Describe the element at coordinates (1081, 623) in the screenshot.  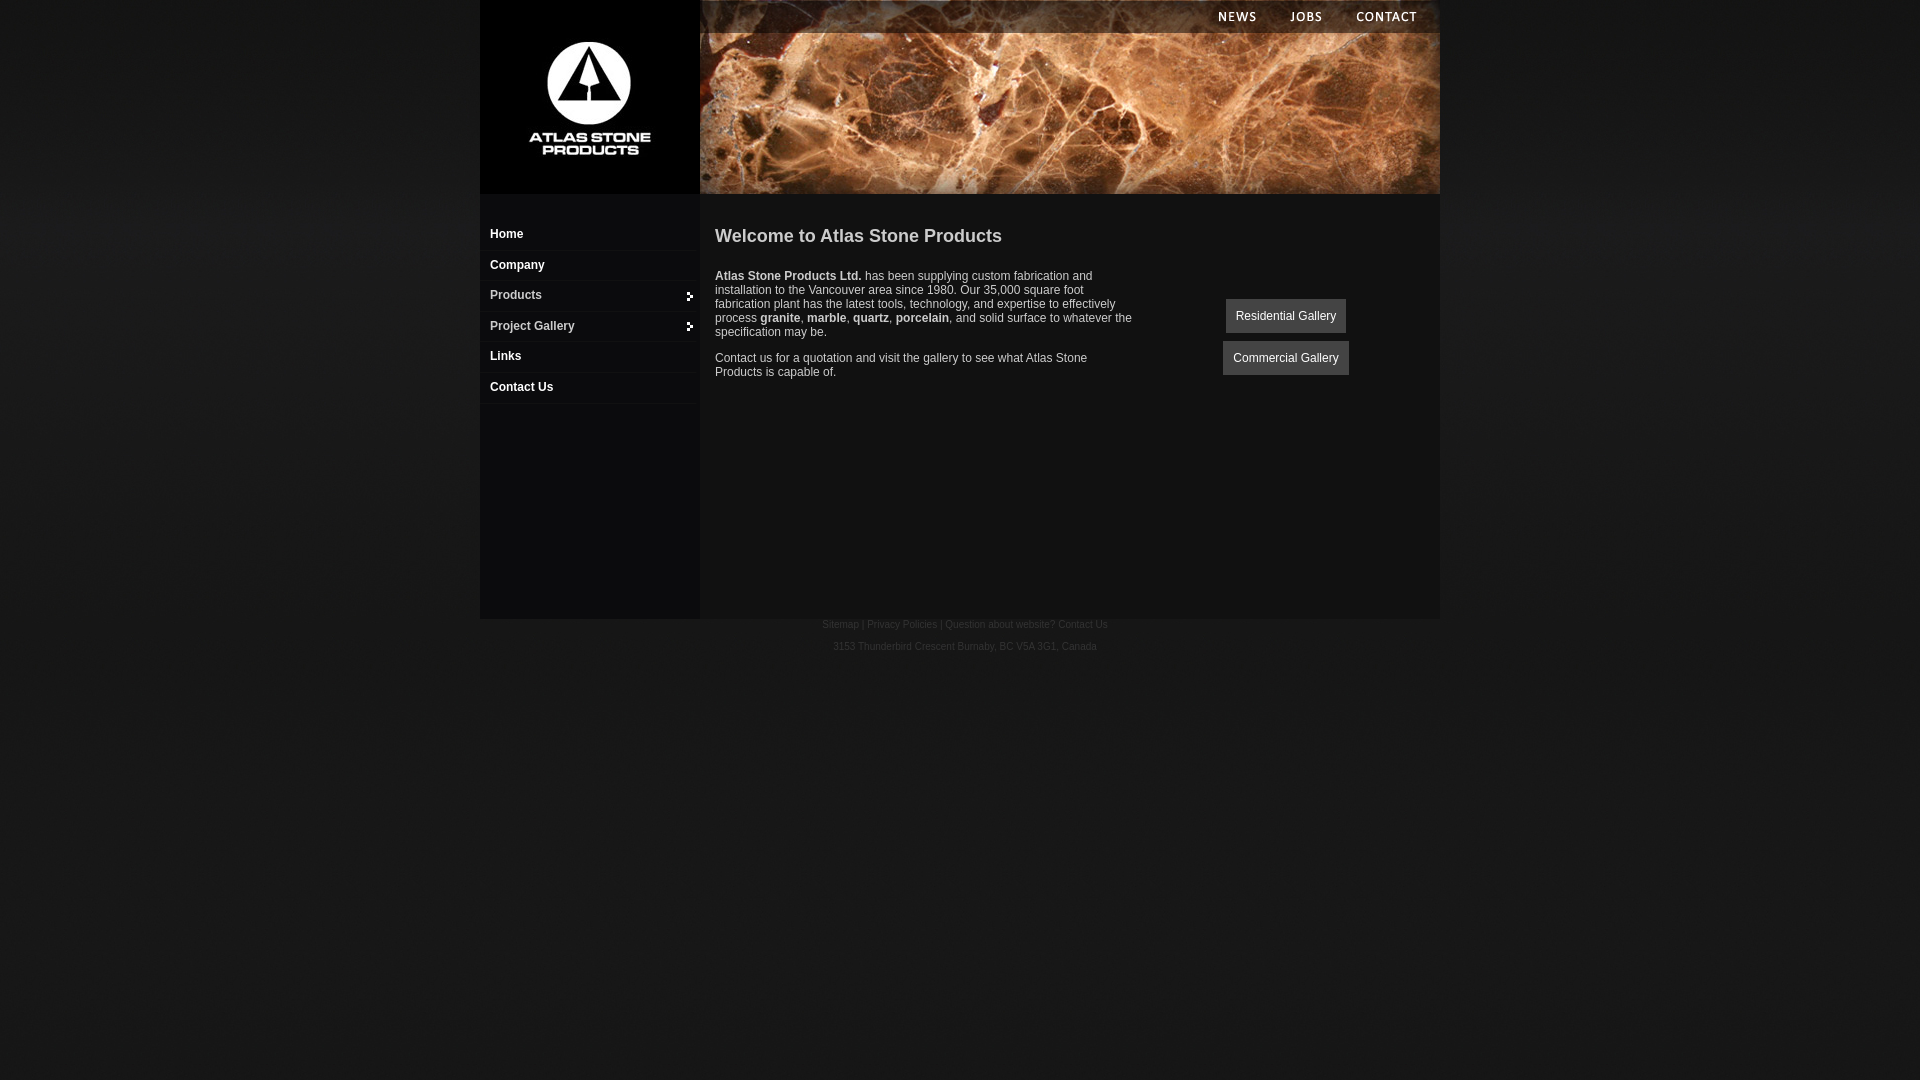
I see `'Contact Us'` at that location.